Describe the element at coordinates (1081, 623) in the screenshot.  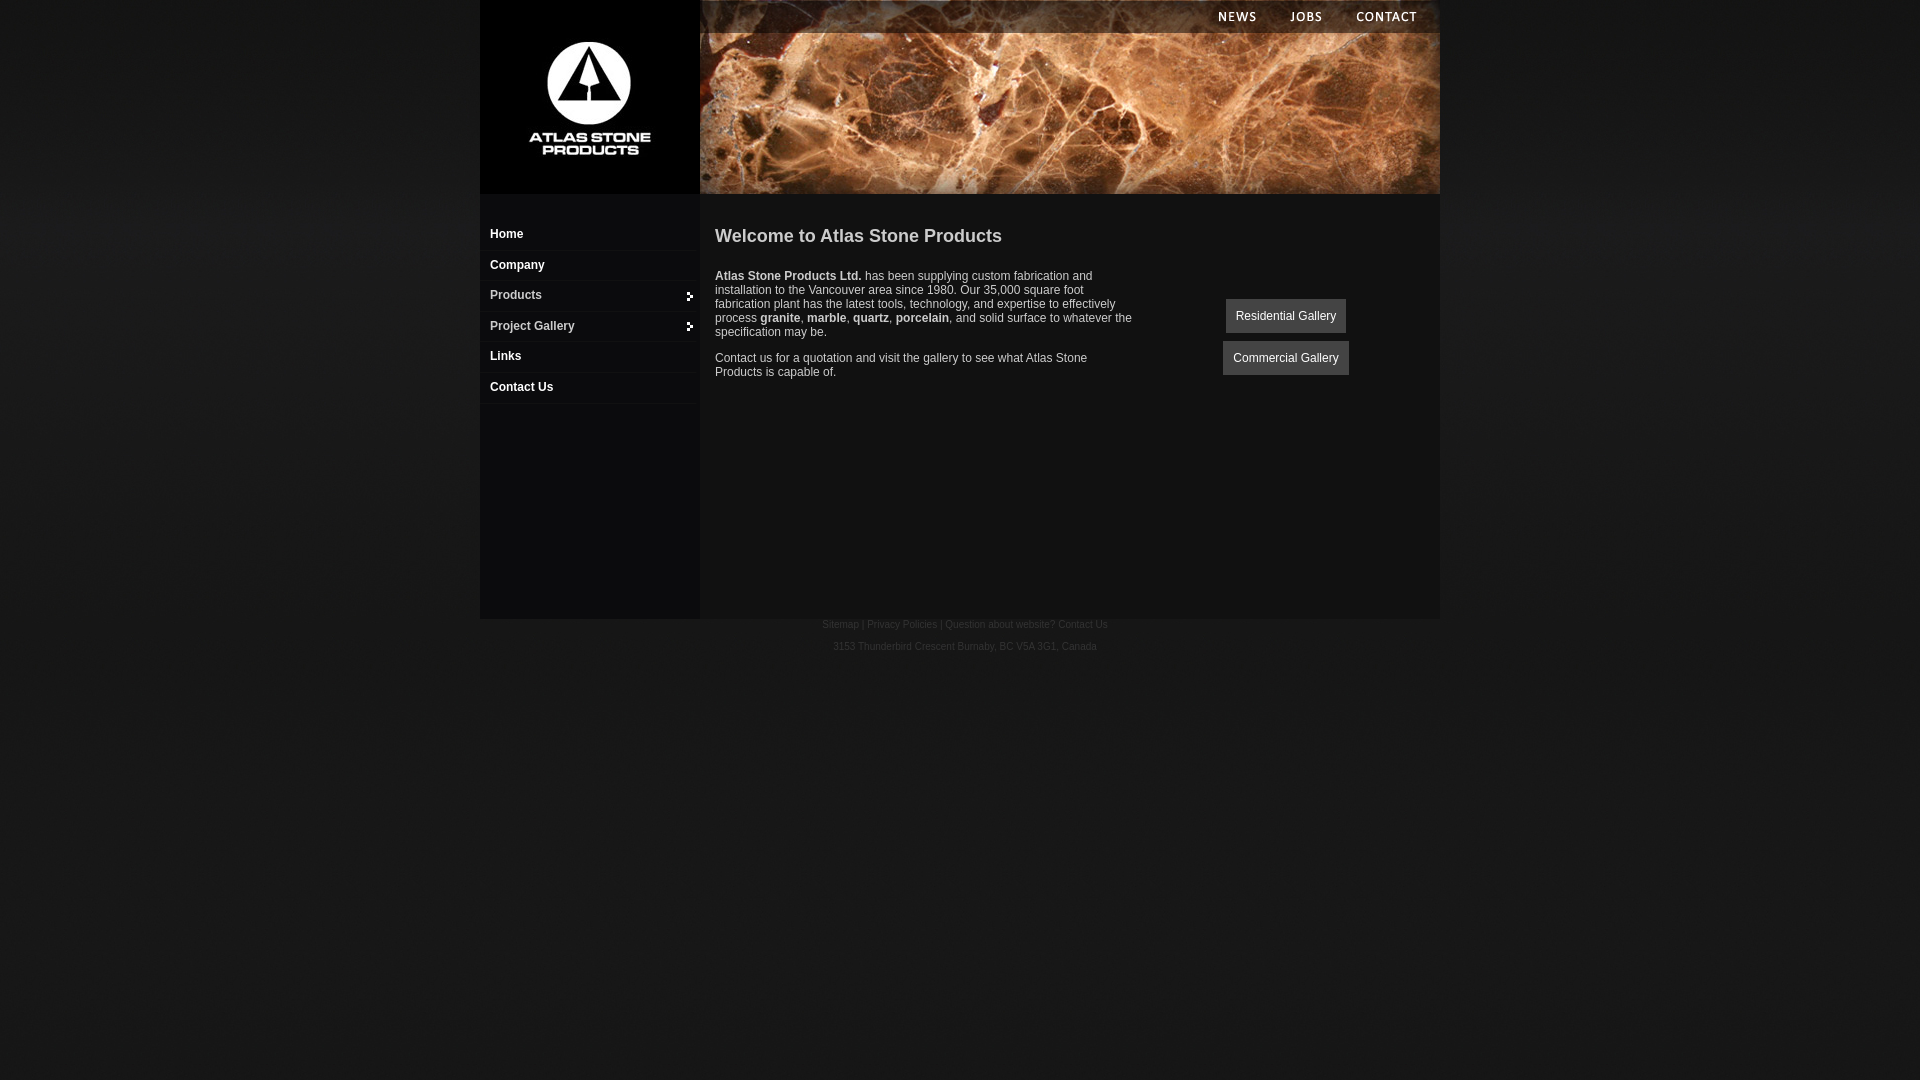
I see `'Contact Us'` at that location.